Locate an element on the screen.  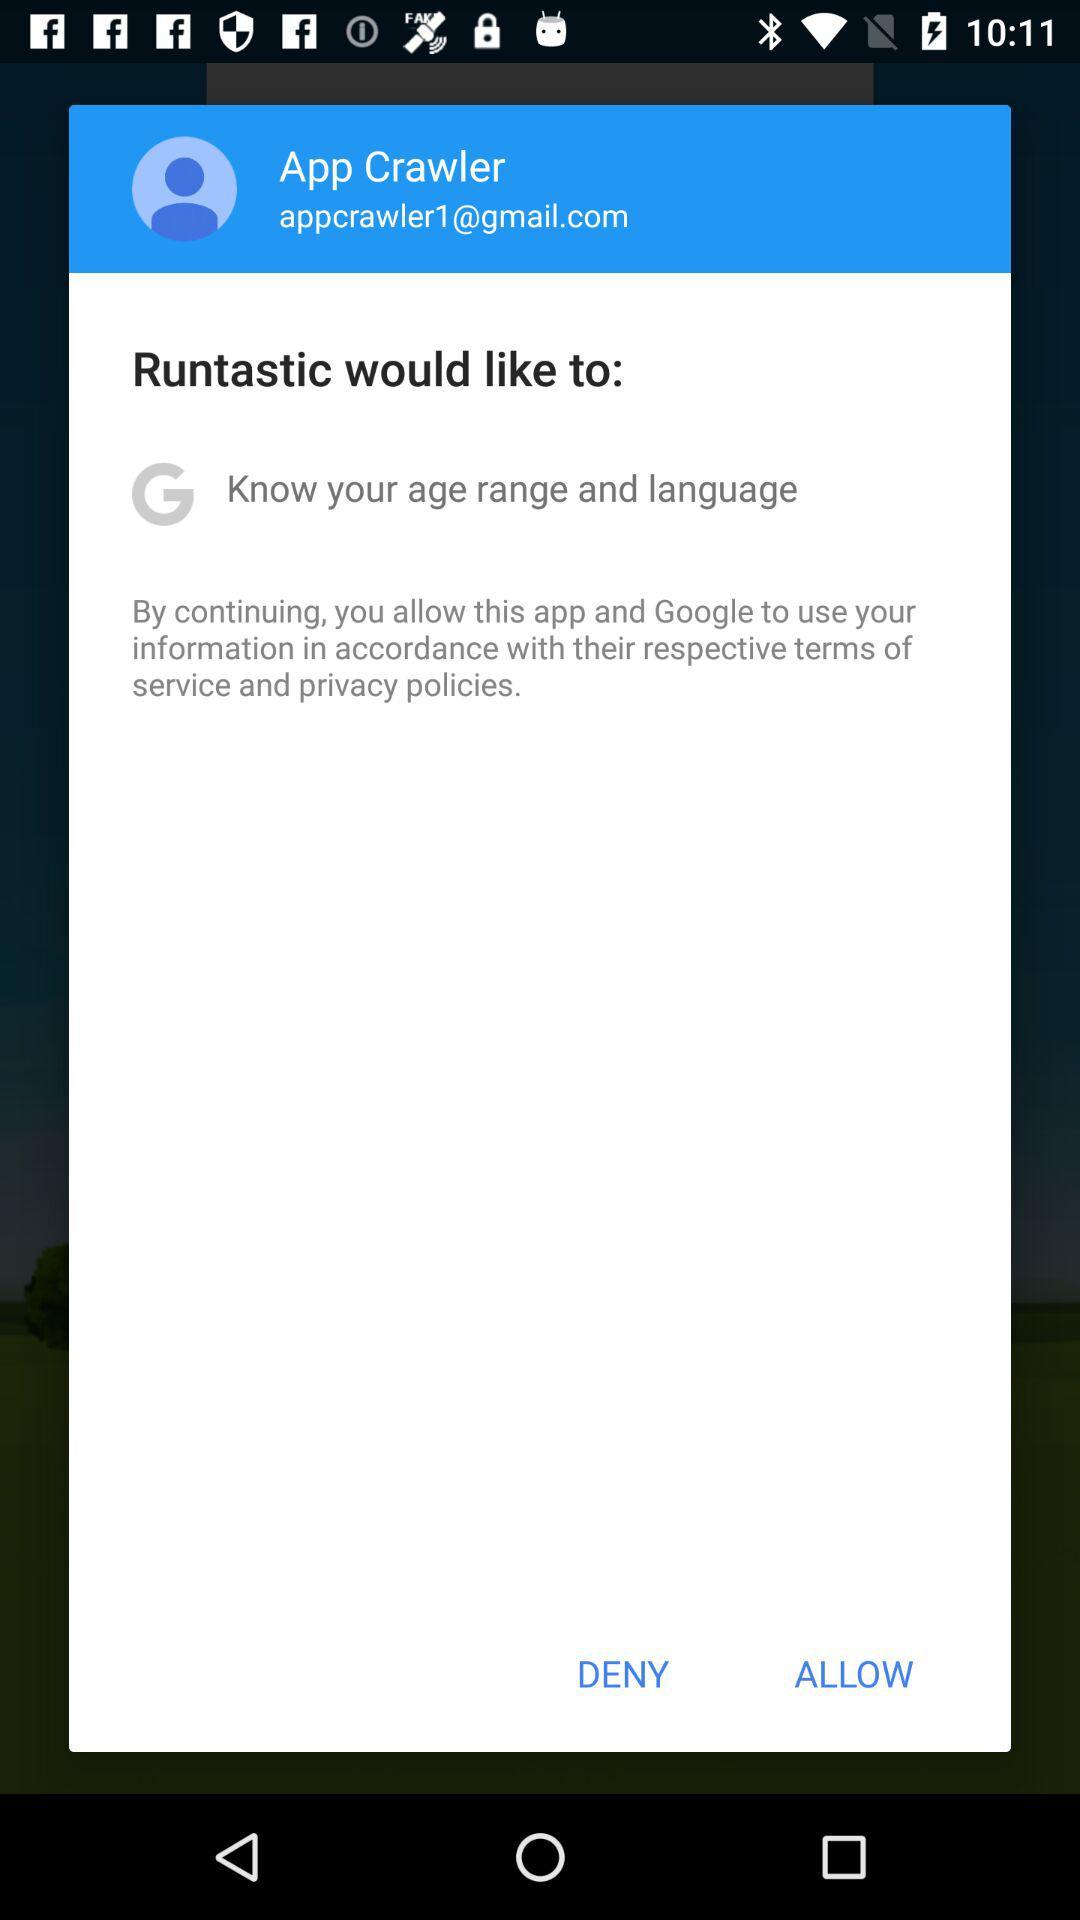
item to the left of the allow icon is located at coordinates (621, 1673).